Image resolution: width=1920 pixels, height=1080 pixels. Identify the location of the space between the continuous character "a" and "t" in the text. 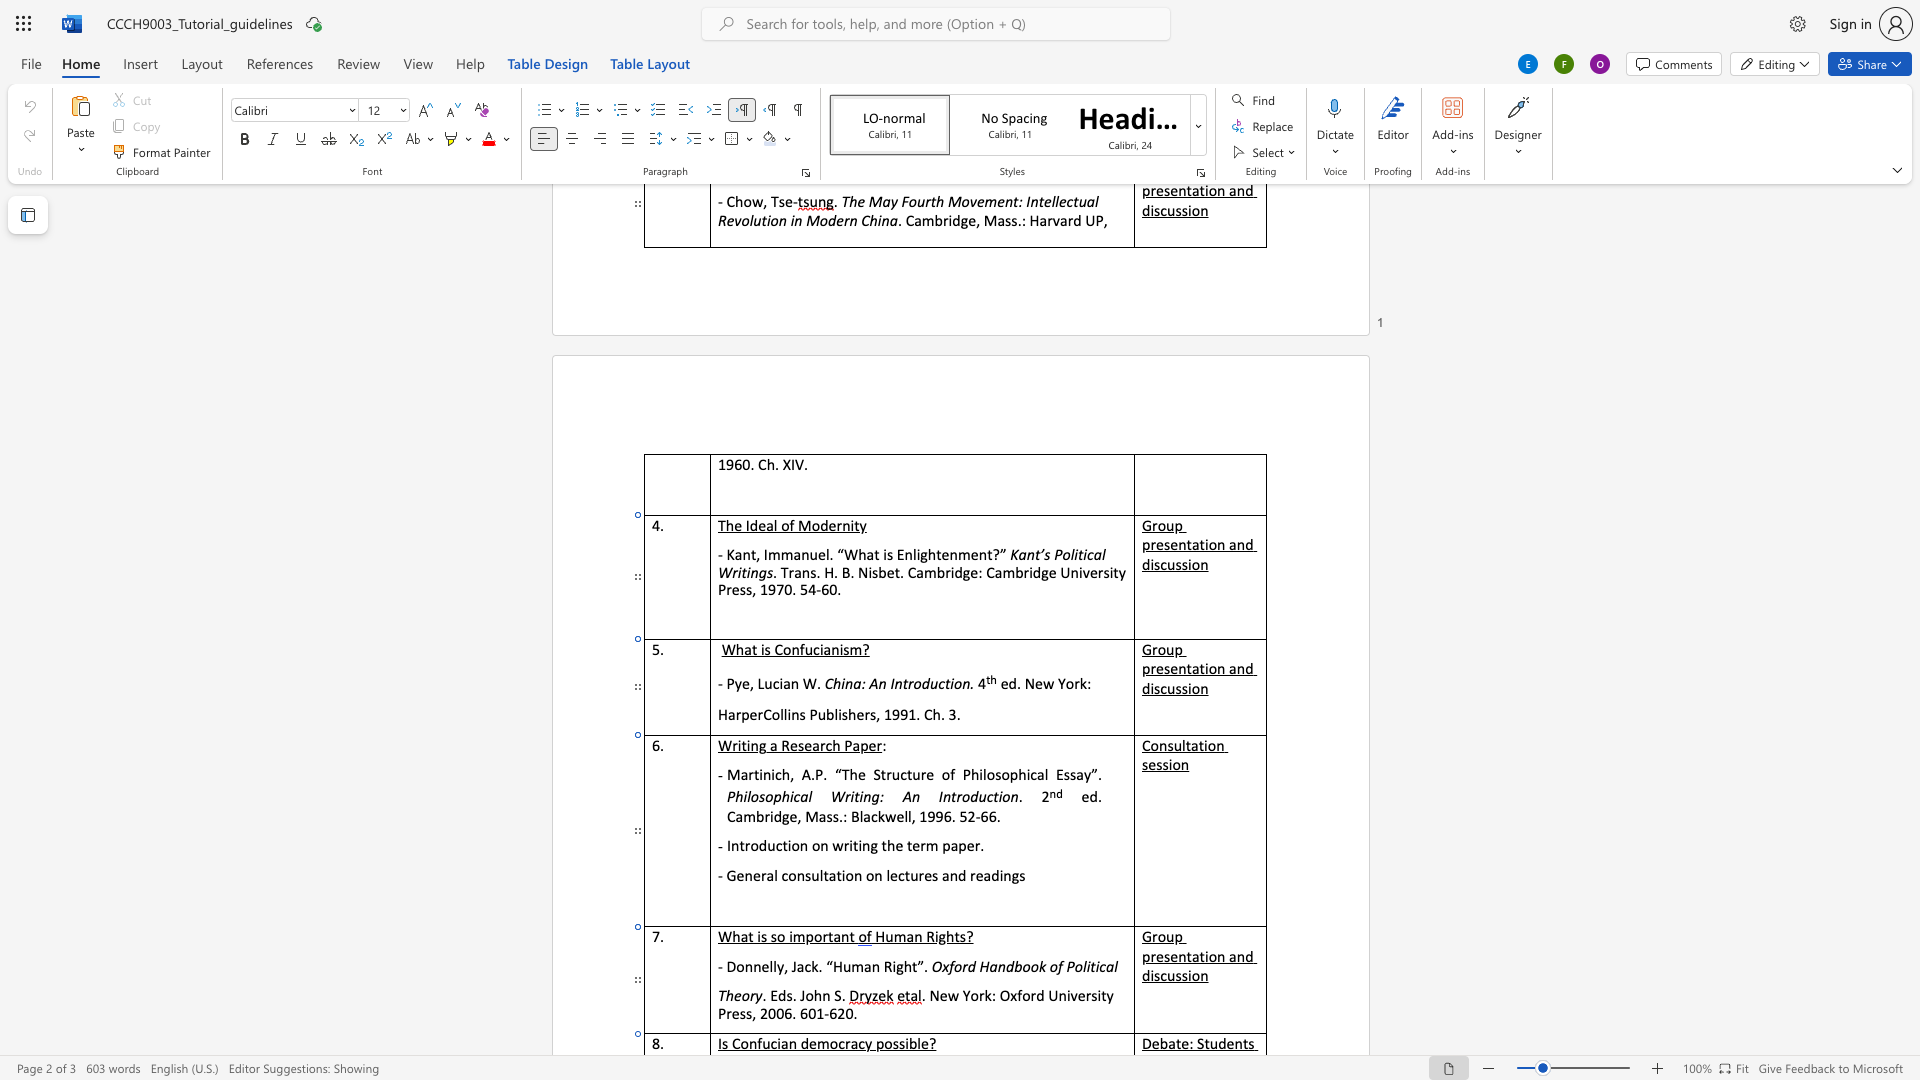
(1199, 955).